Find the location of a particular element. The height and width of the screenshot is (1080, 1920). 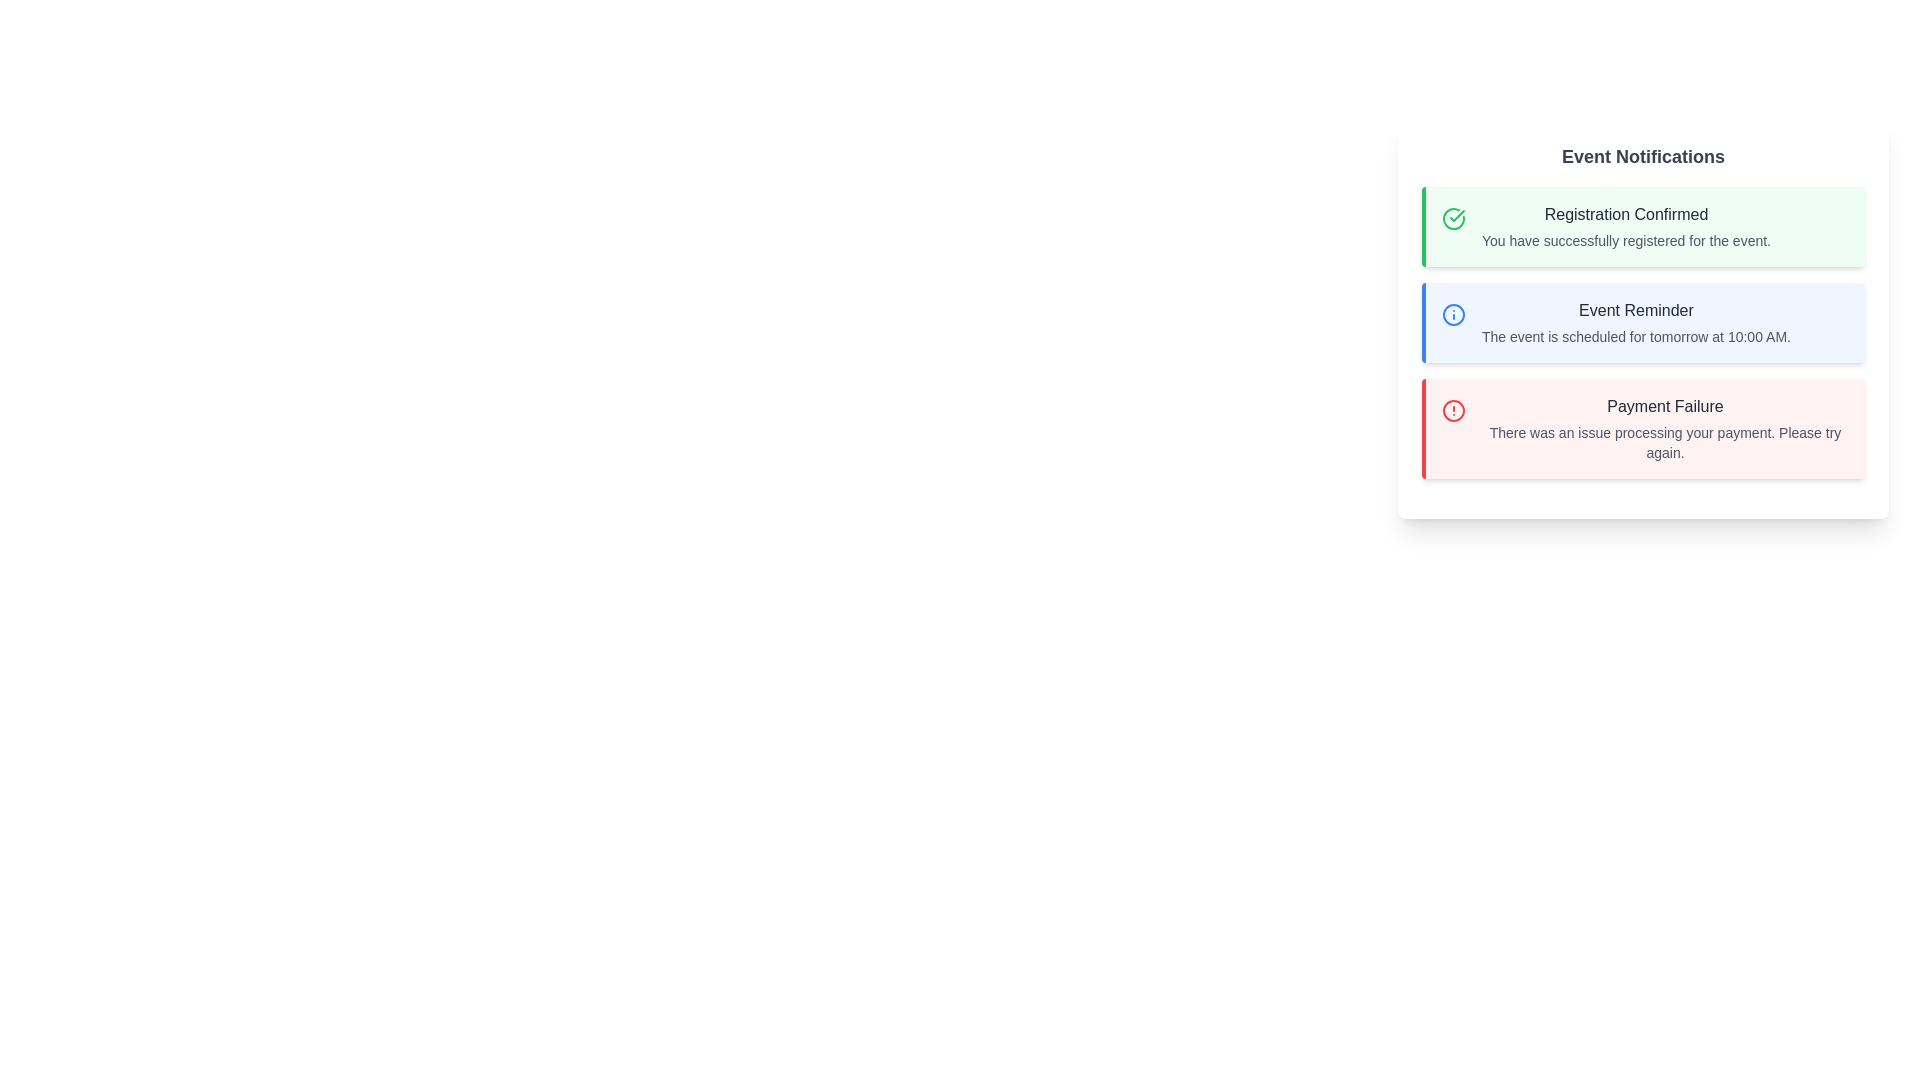

the informative icon located on the left side of the 'Event Reminder' notification, which emphasizes the scheduled event for tomorrow at 10:00 AM is located at coordinates (1454, 315).